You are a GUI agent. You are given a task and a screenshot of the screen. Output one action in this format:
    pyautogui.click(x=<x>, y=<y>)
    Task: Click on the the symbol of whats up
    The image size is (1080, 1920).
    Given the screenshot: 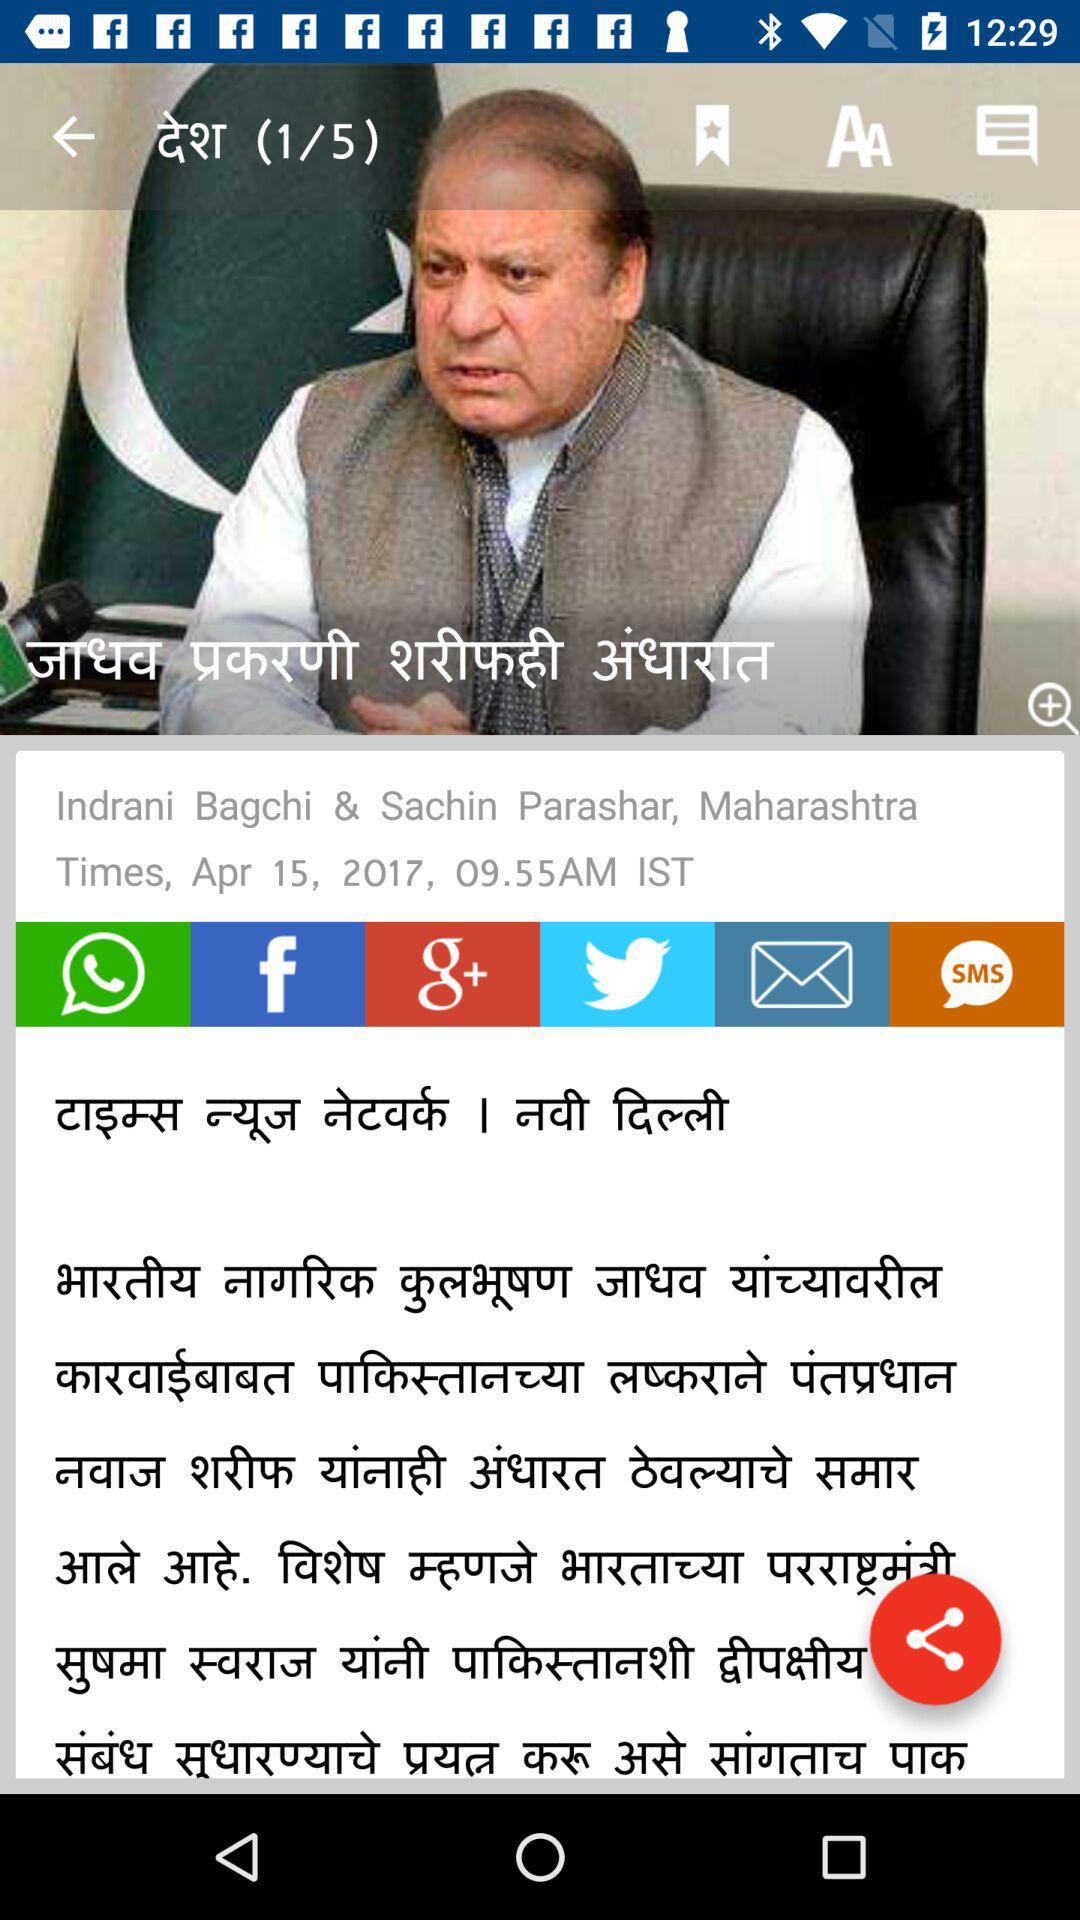 What is the action you would take?
    pyautogui.click(x=103, y=974)
    